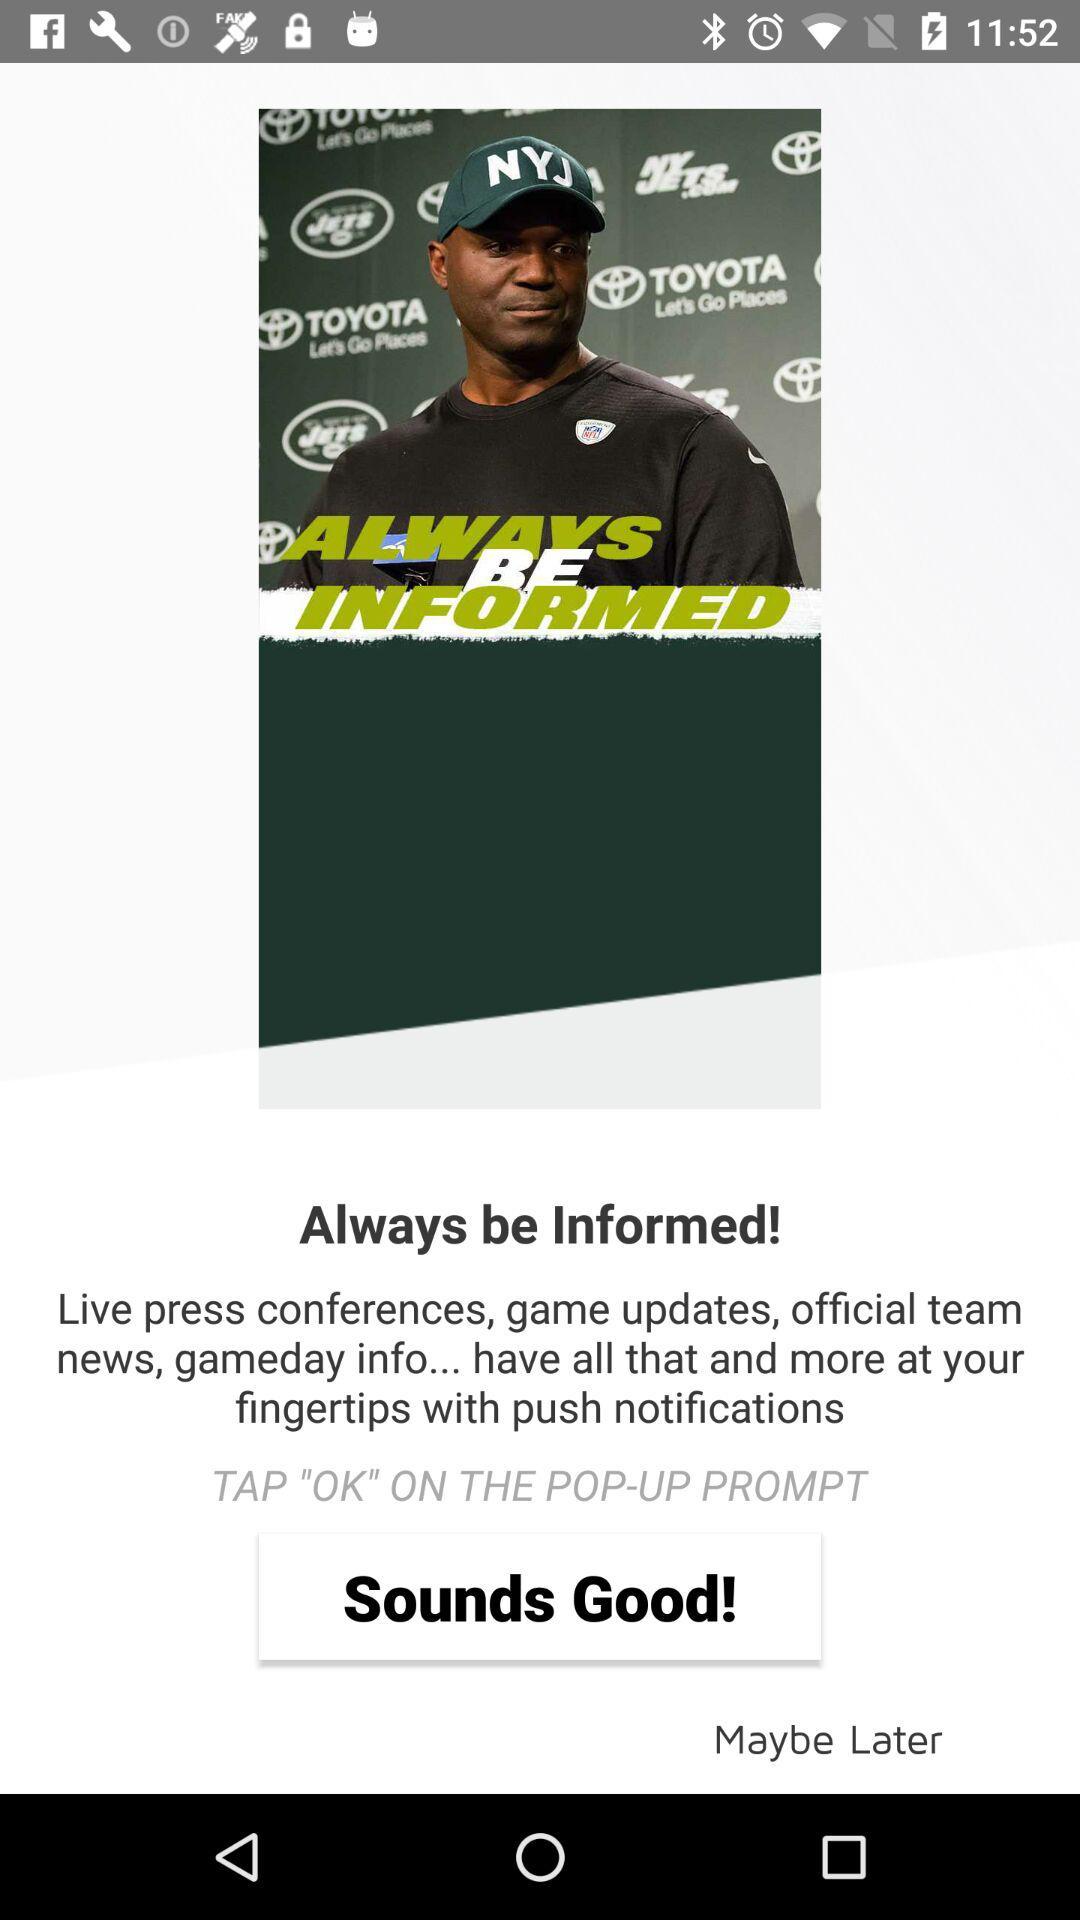  I want to click on item above maybe later item, so click(540, 1595).